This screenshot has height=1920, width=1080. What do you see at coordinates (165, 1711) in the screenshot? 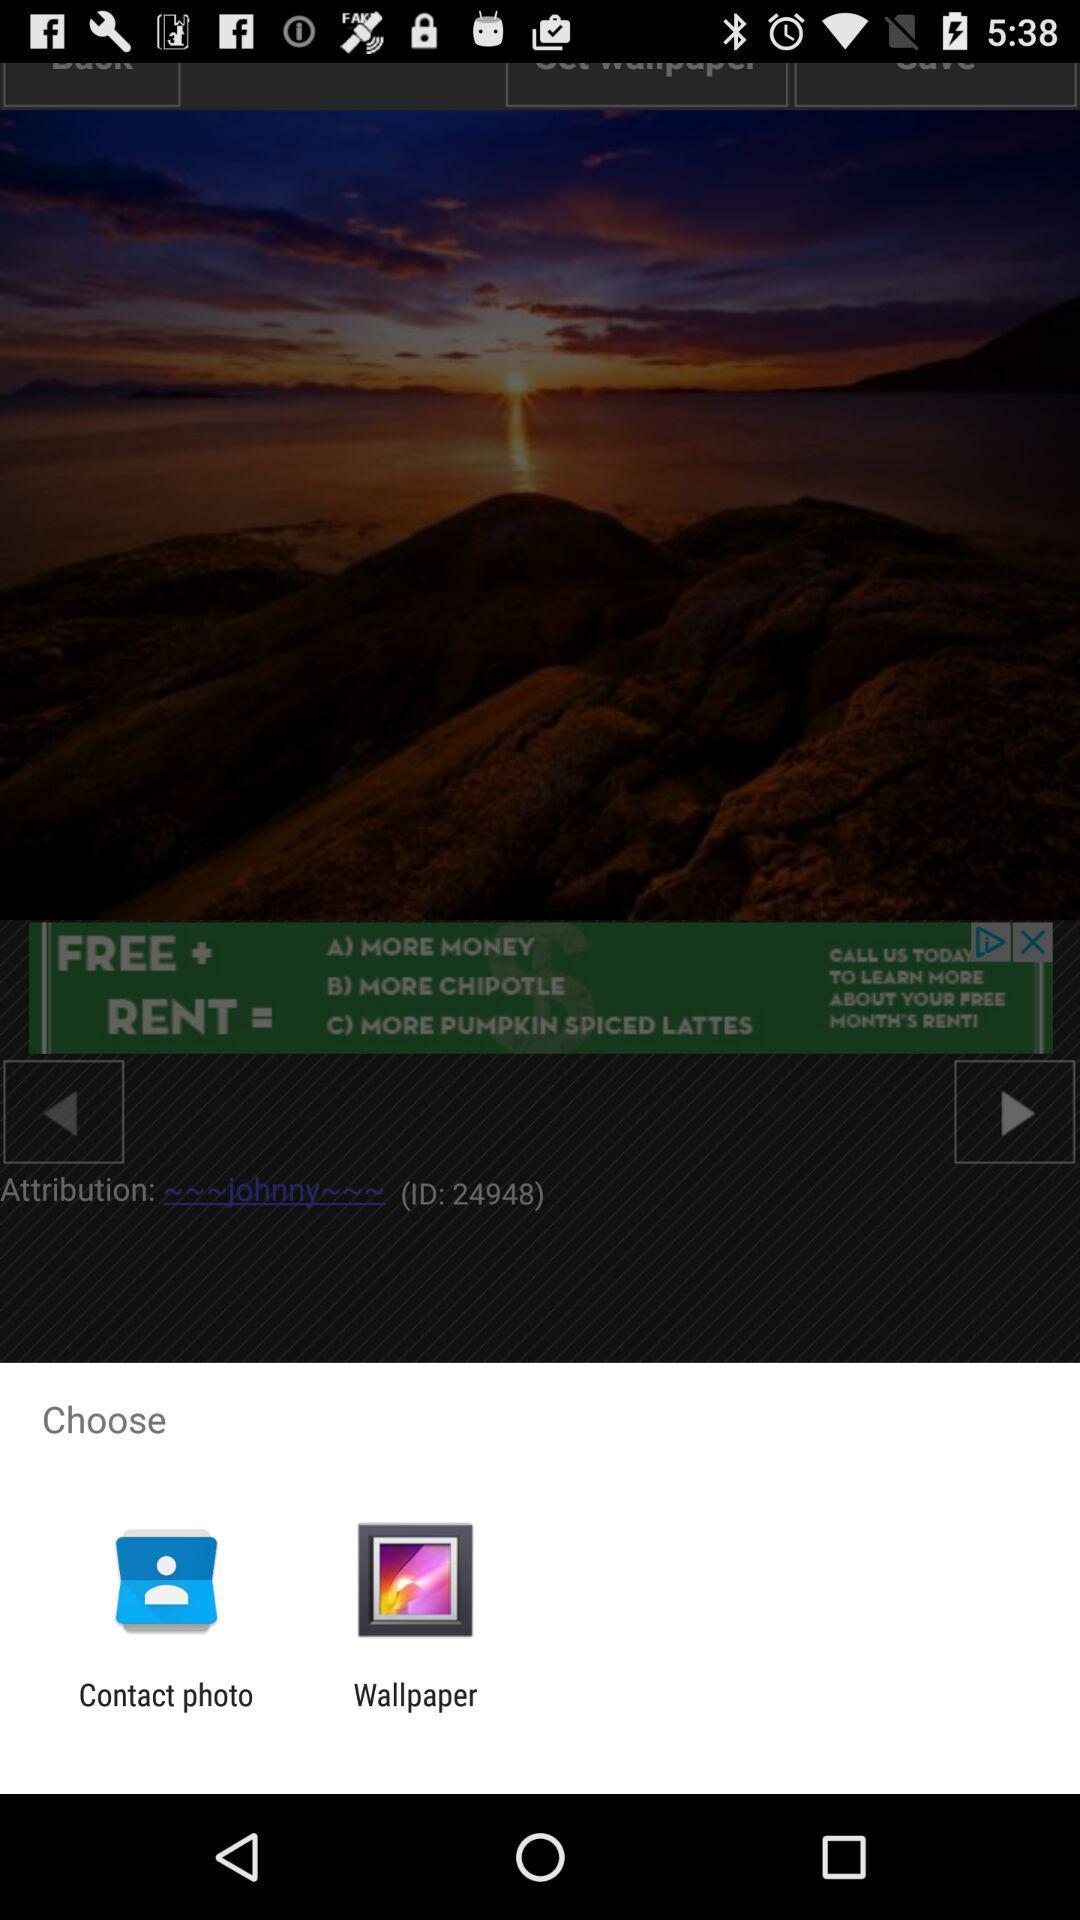
I see `the contact photo item` at bounding box center [165, 1711].